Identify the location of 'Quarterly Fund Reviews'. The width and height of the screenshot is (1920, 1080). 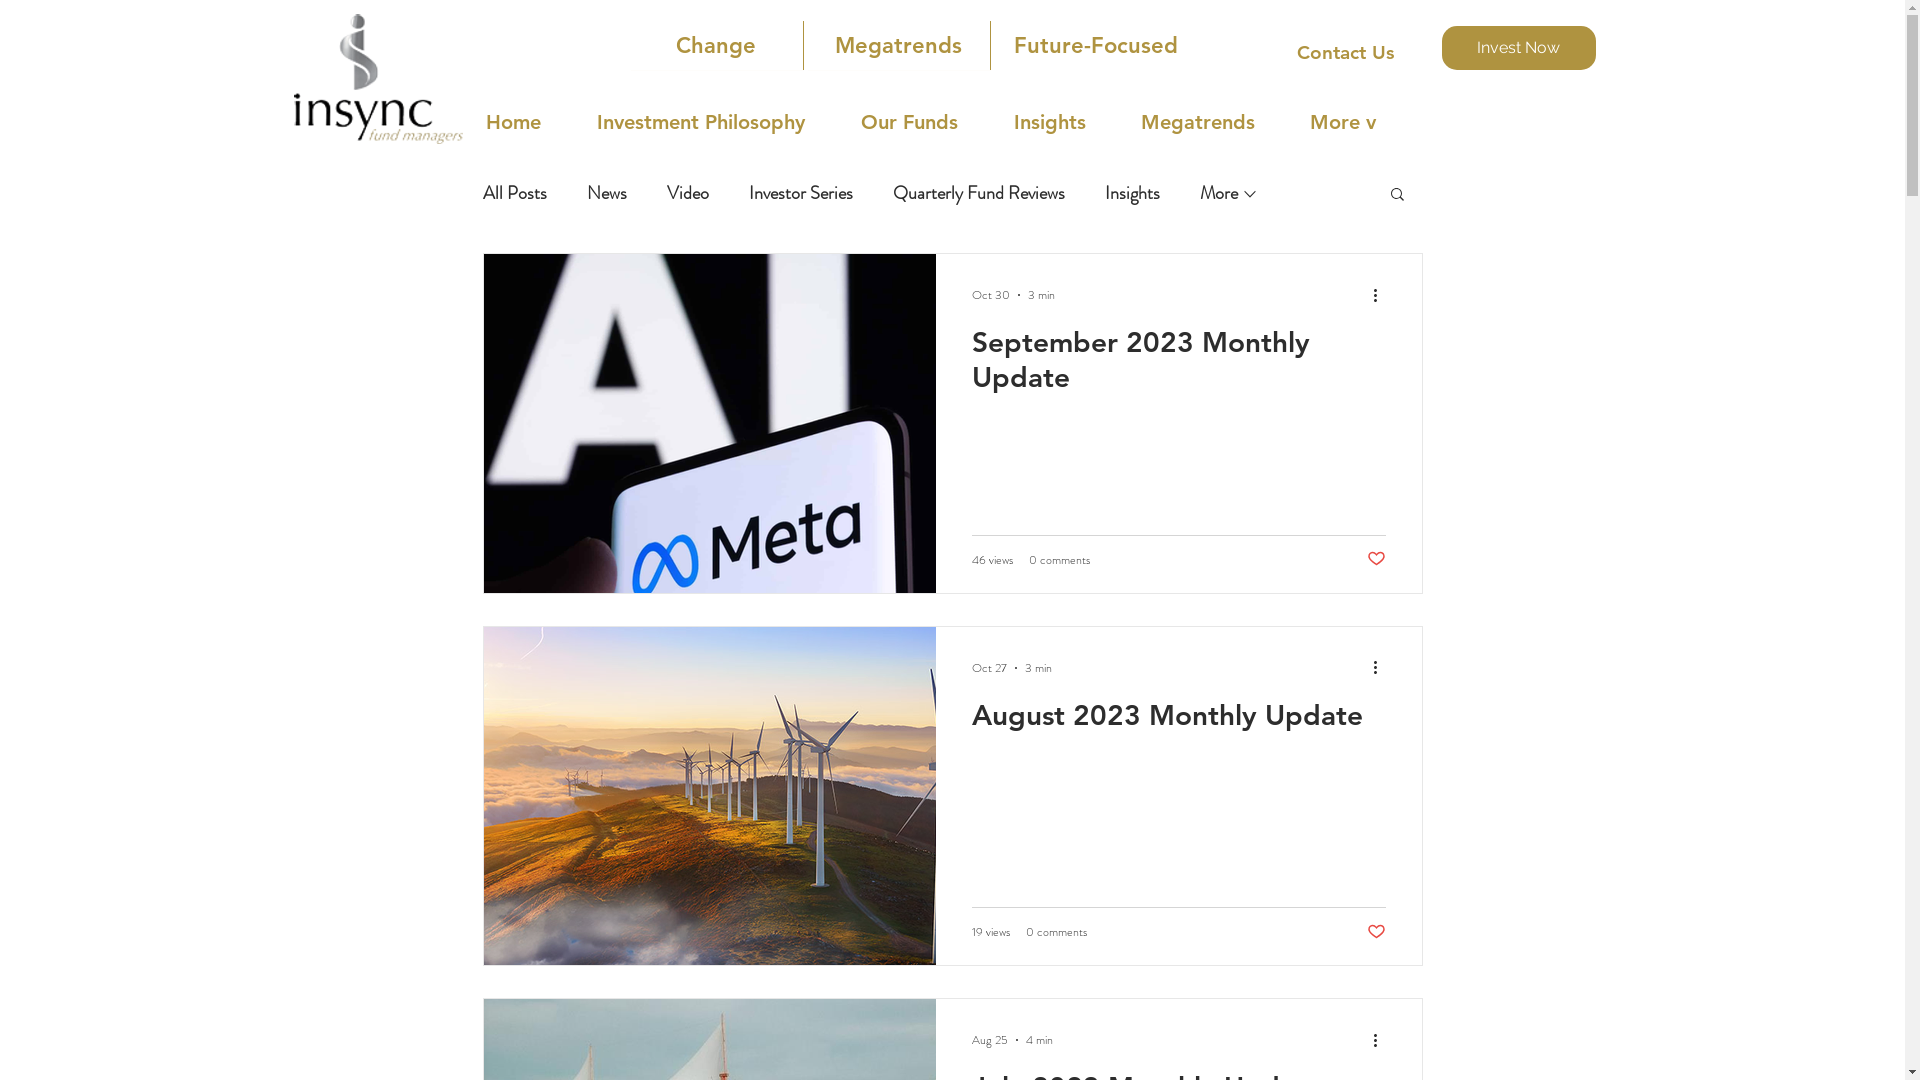
(978, 192).